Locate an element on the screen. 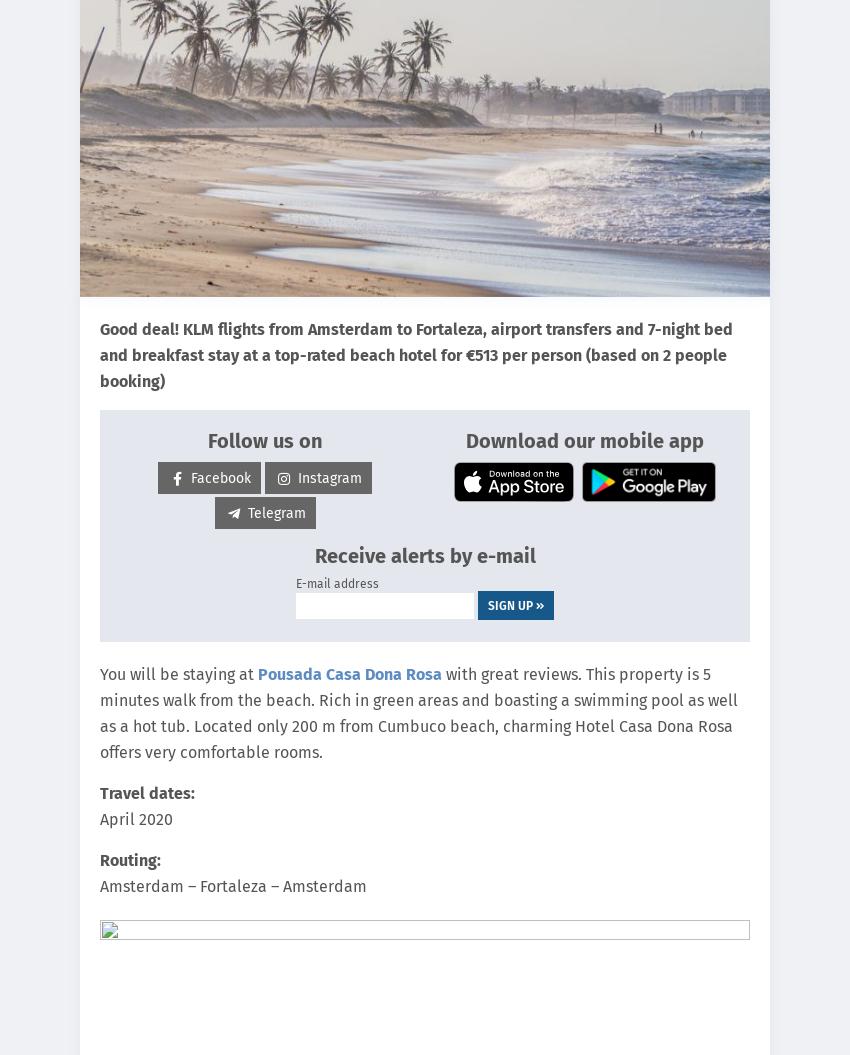 The image size is (850, 1055). 'Follow us on' is located at coordinates (263, 439).